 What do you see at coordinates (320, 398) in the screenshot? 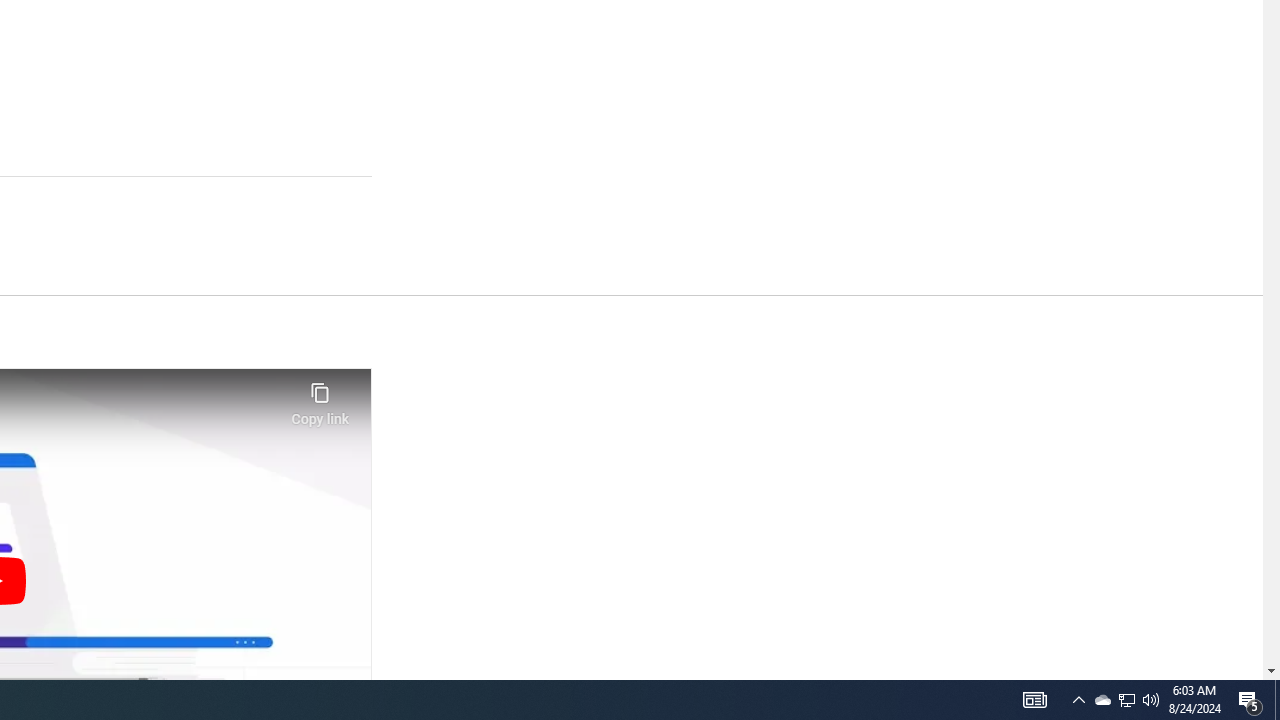
I see `'Copy link'` at bounding box center [320, 398].